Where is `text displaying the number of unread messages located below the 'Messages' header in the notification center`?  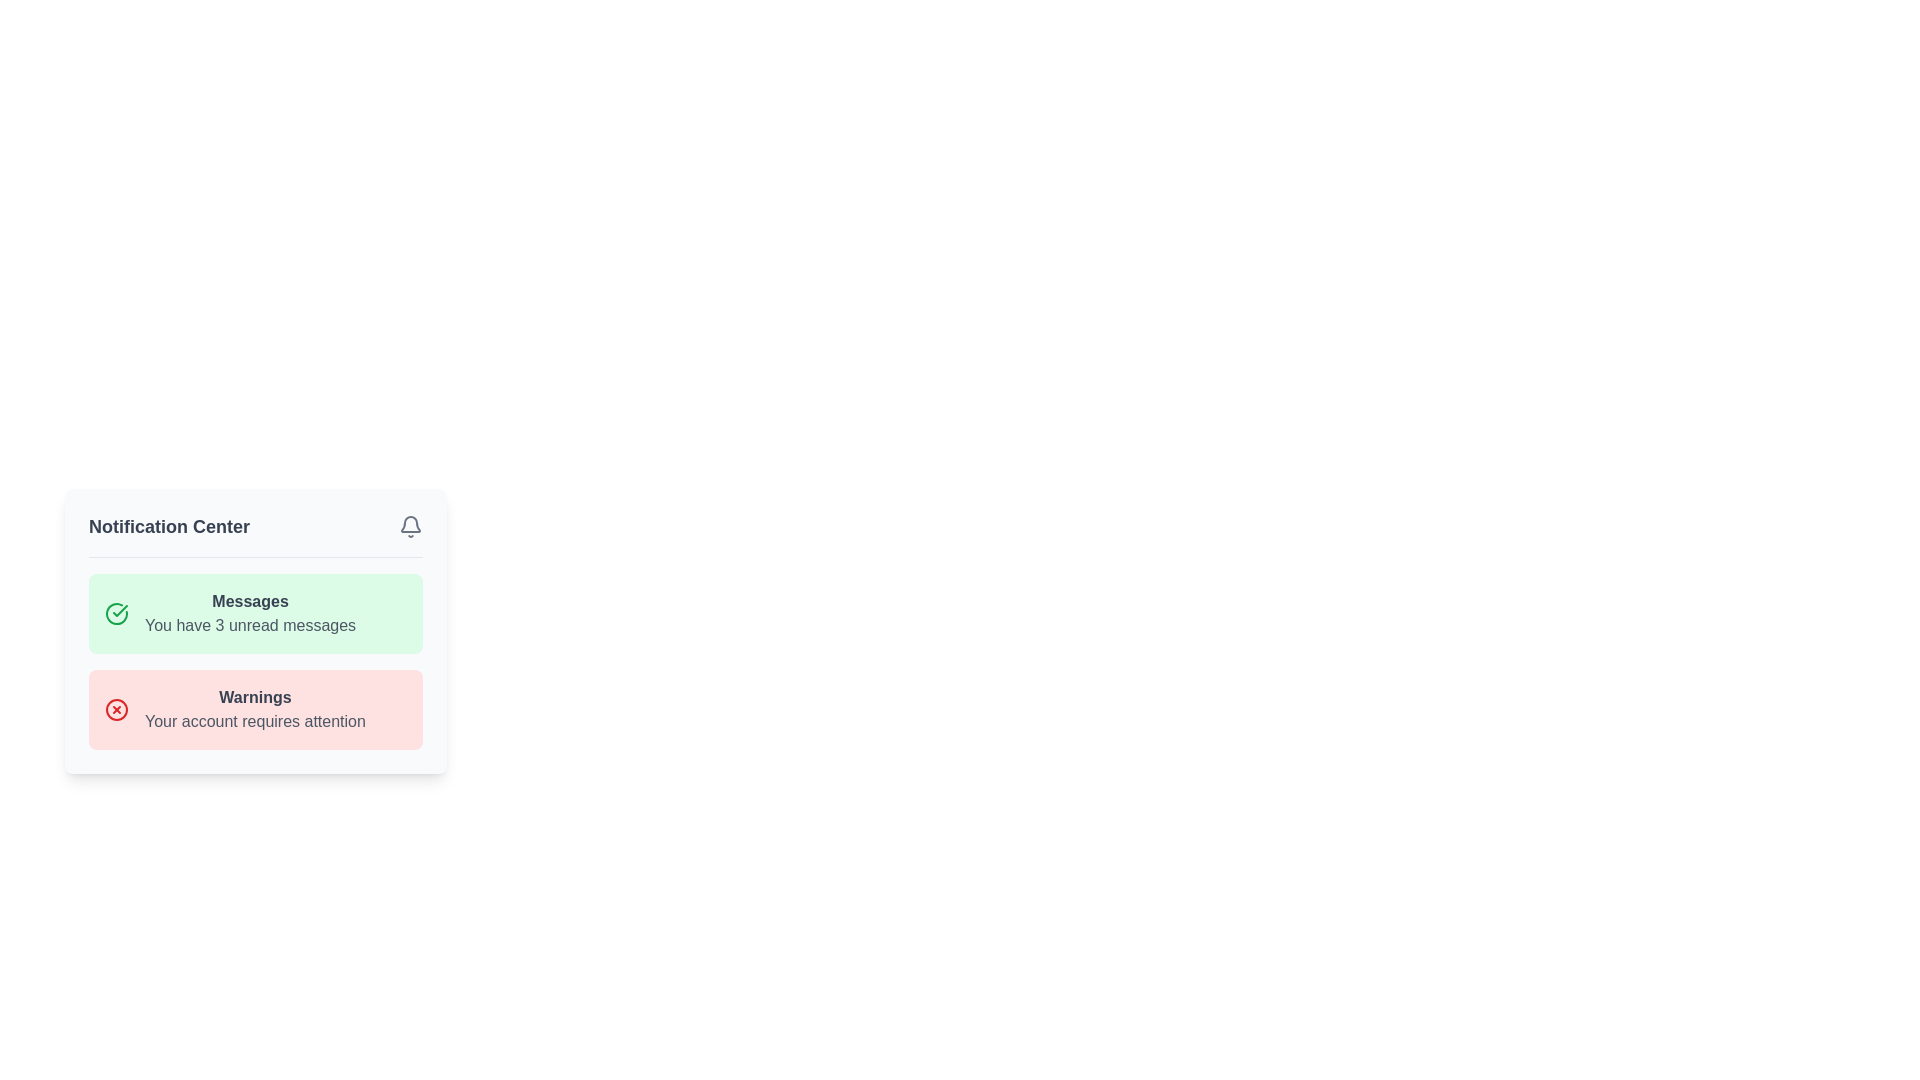
text displaying the number of unread messages located below the 'Messages' header in the notification center is located at coordinates (249, 624).